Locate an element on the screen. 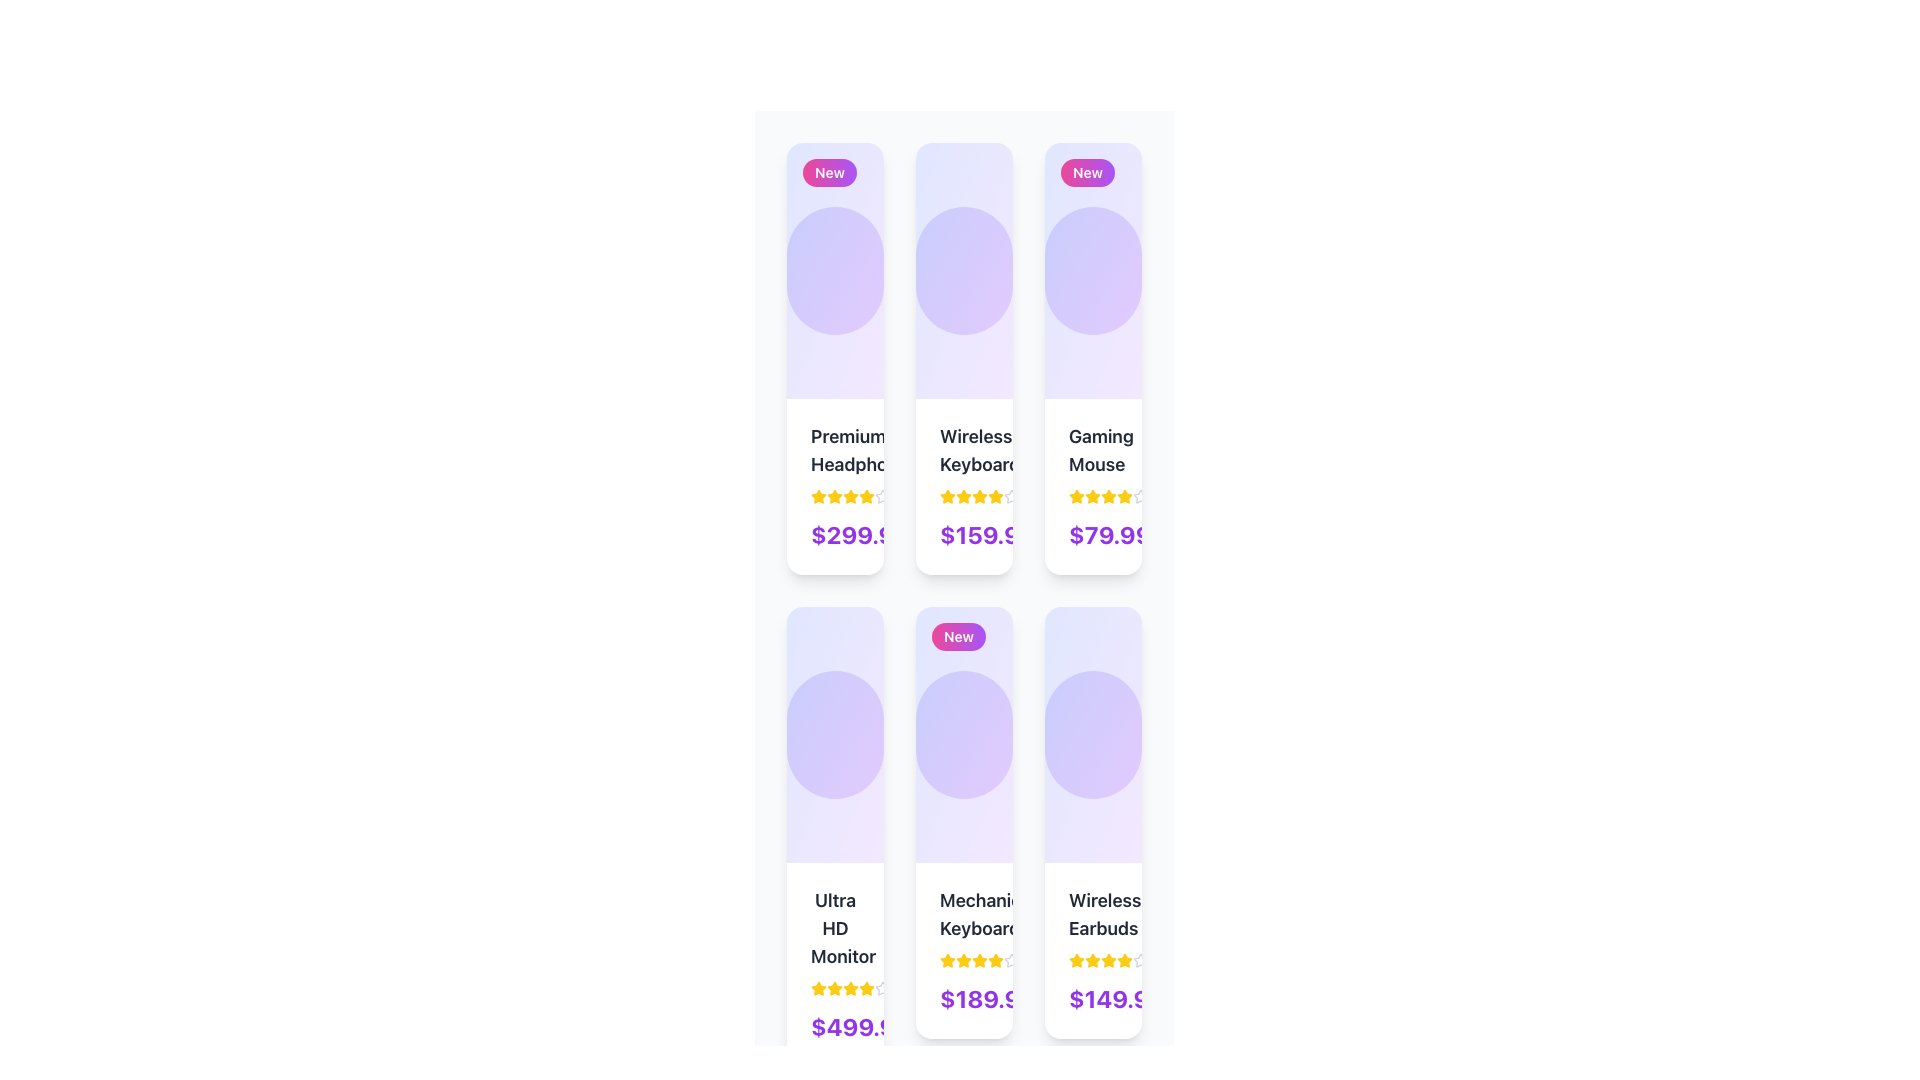 This screenshot has width=1920, height=1080. the yellow star icon representing the fifth star in the rating system for the 'Wireless Earbuds' product located at the bottom section of the card is located at coordinates (1107, 959).